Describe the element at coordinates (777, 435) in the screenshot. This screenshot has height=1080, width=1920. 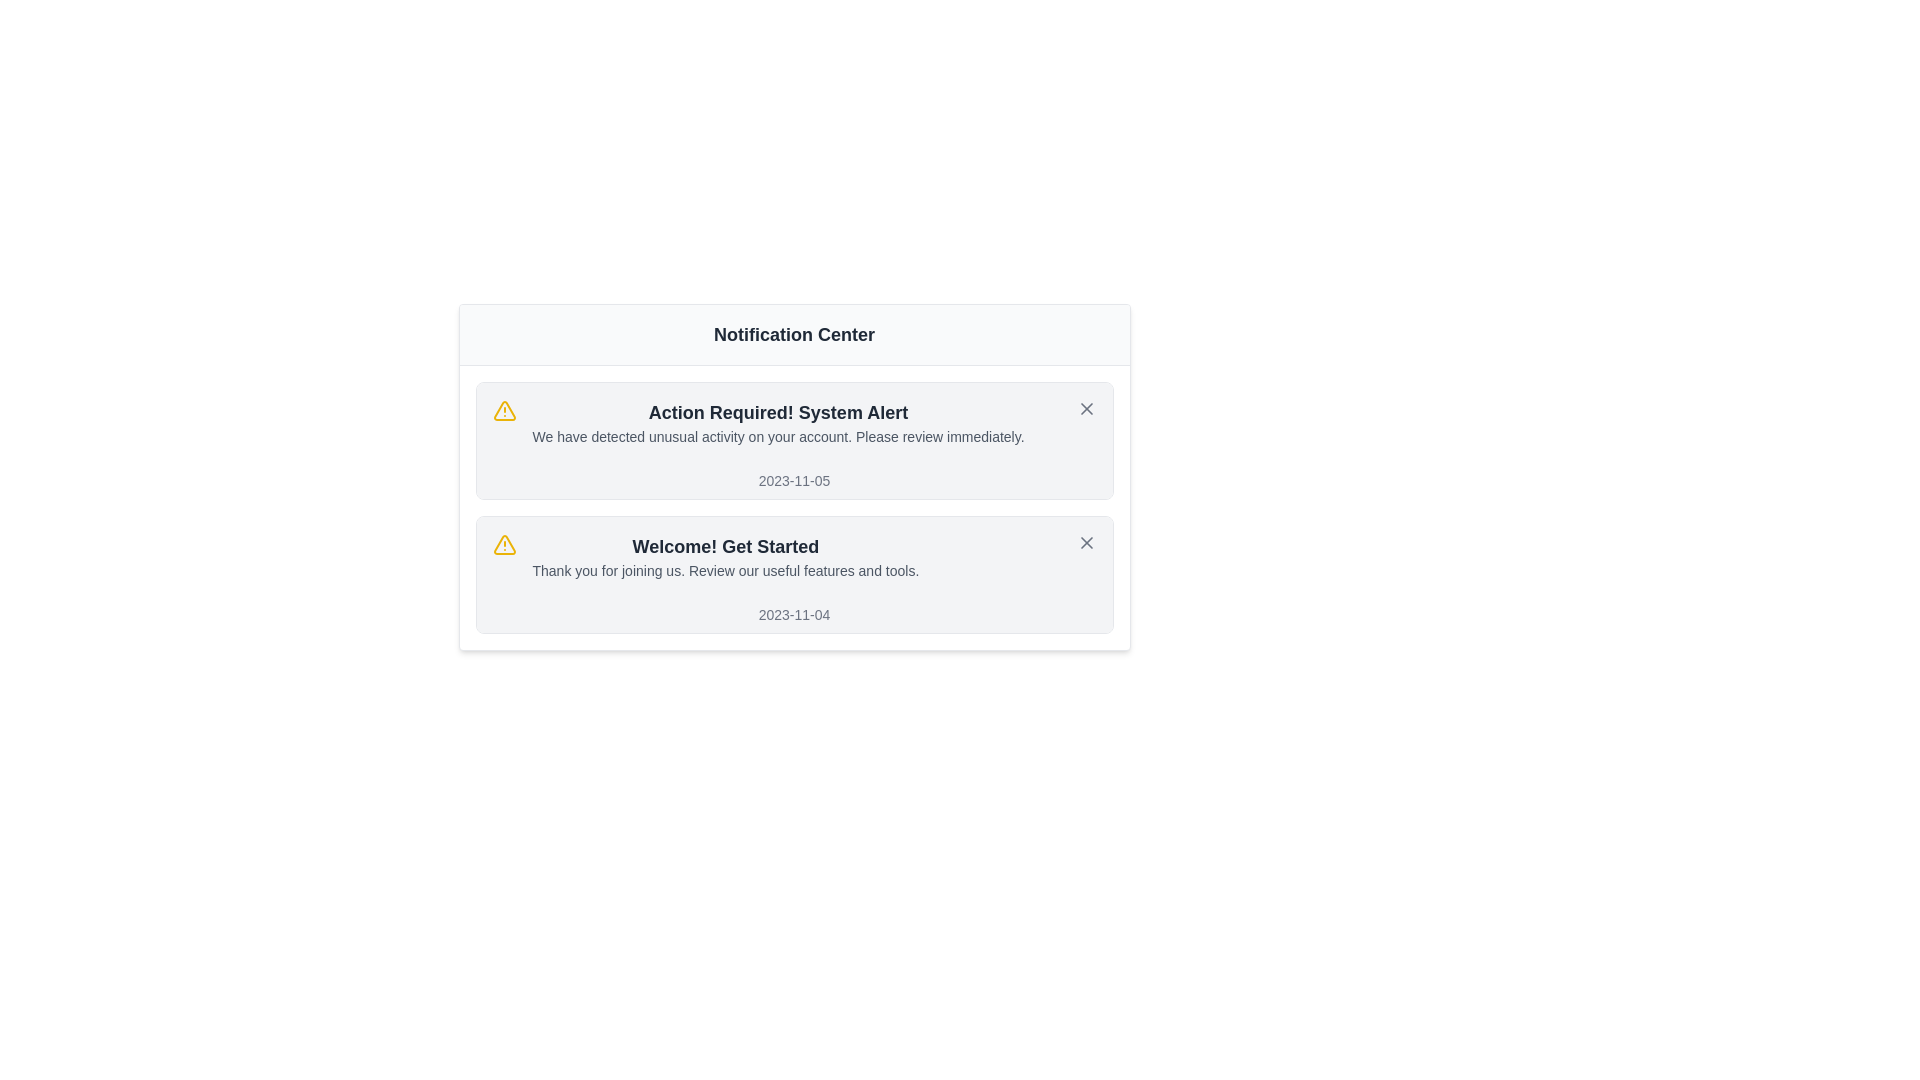
I see `the Text display element that provides a warning message or additional details related to the alert described in the heading 'Action Required! System Alert', positioned directly below it within the same card` at that location.